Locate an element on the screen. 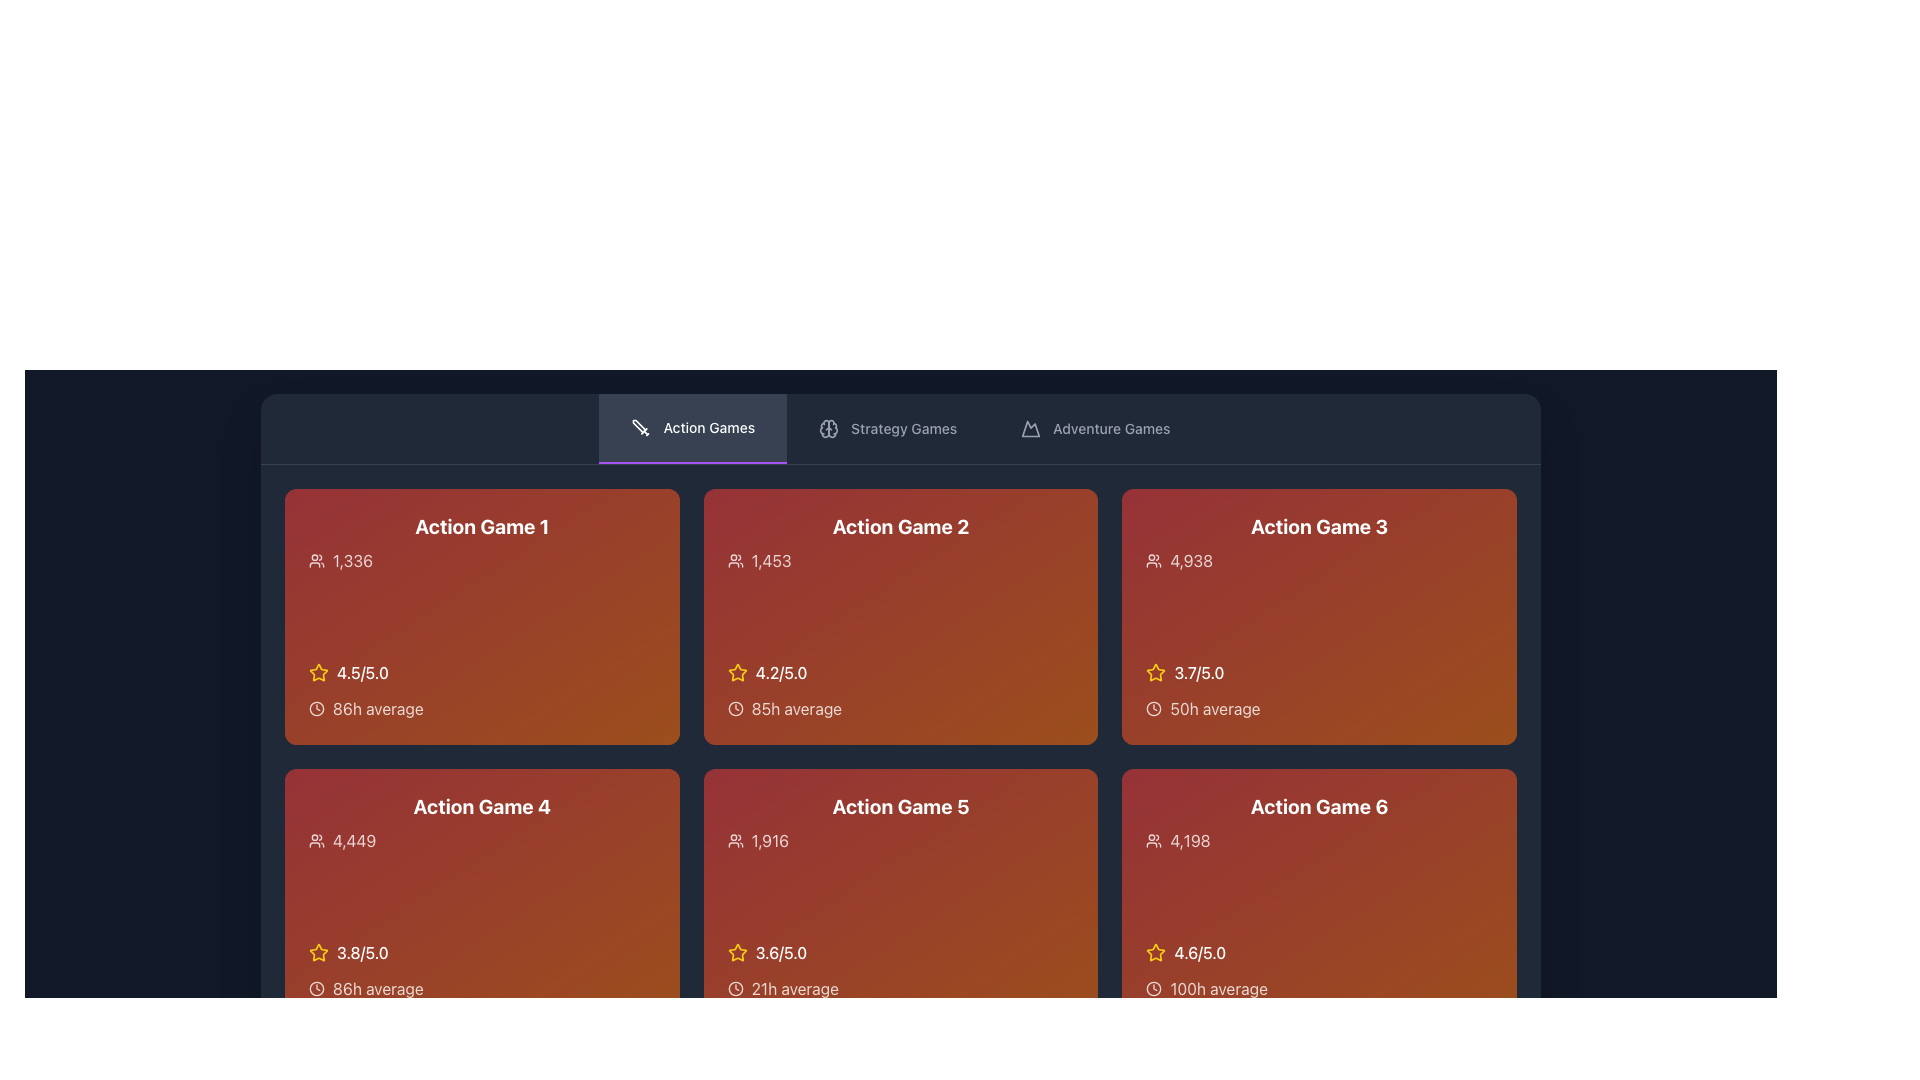  the outlined yellow star icon located in the third card of the game listing interface, which is positioned above the rating text '3.7/5.0' is located at coordinates (1156, 672).